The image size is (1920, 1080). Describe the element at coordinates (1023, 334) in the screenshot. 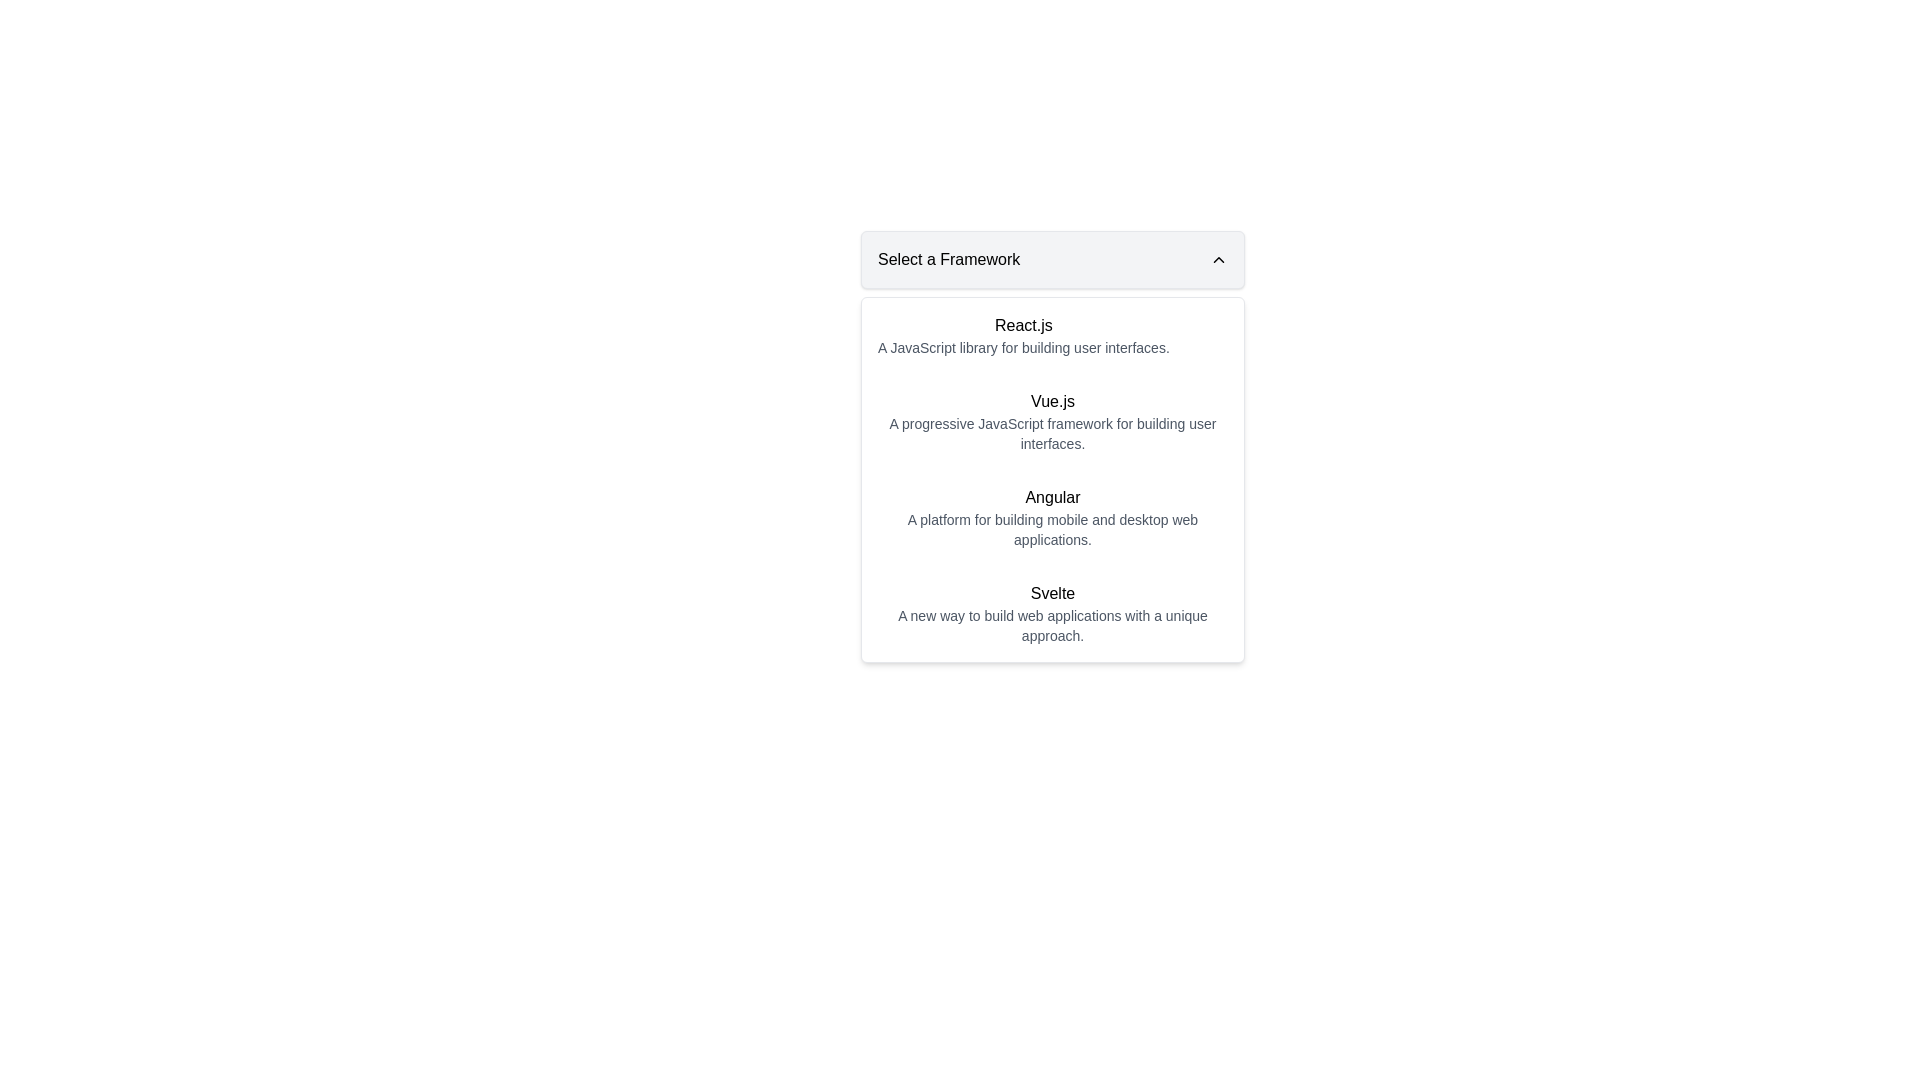

I see `the informational text label about the React.js framework, which is the first item in the vertical list of framework options under the 'Select a Framework' dropdown menu` at that location.